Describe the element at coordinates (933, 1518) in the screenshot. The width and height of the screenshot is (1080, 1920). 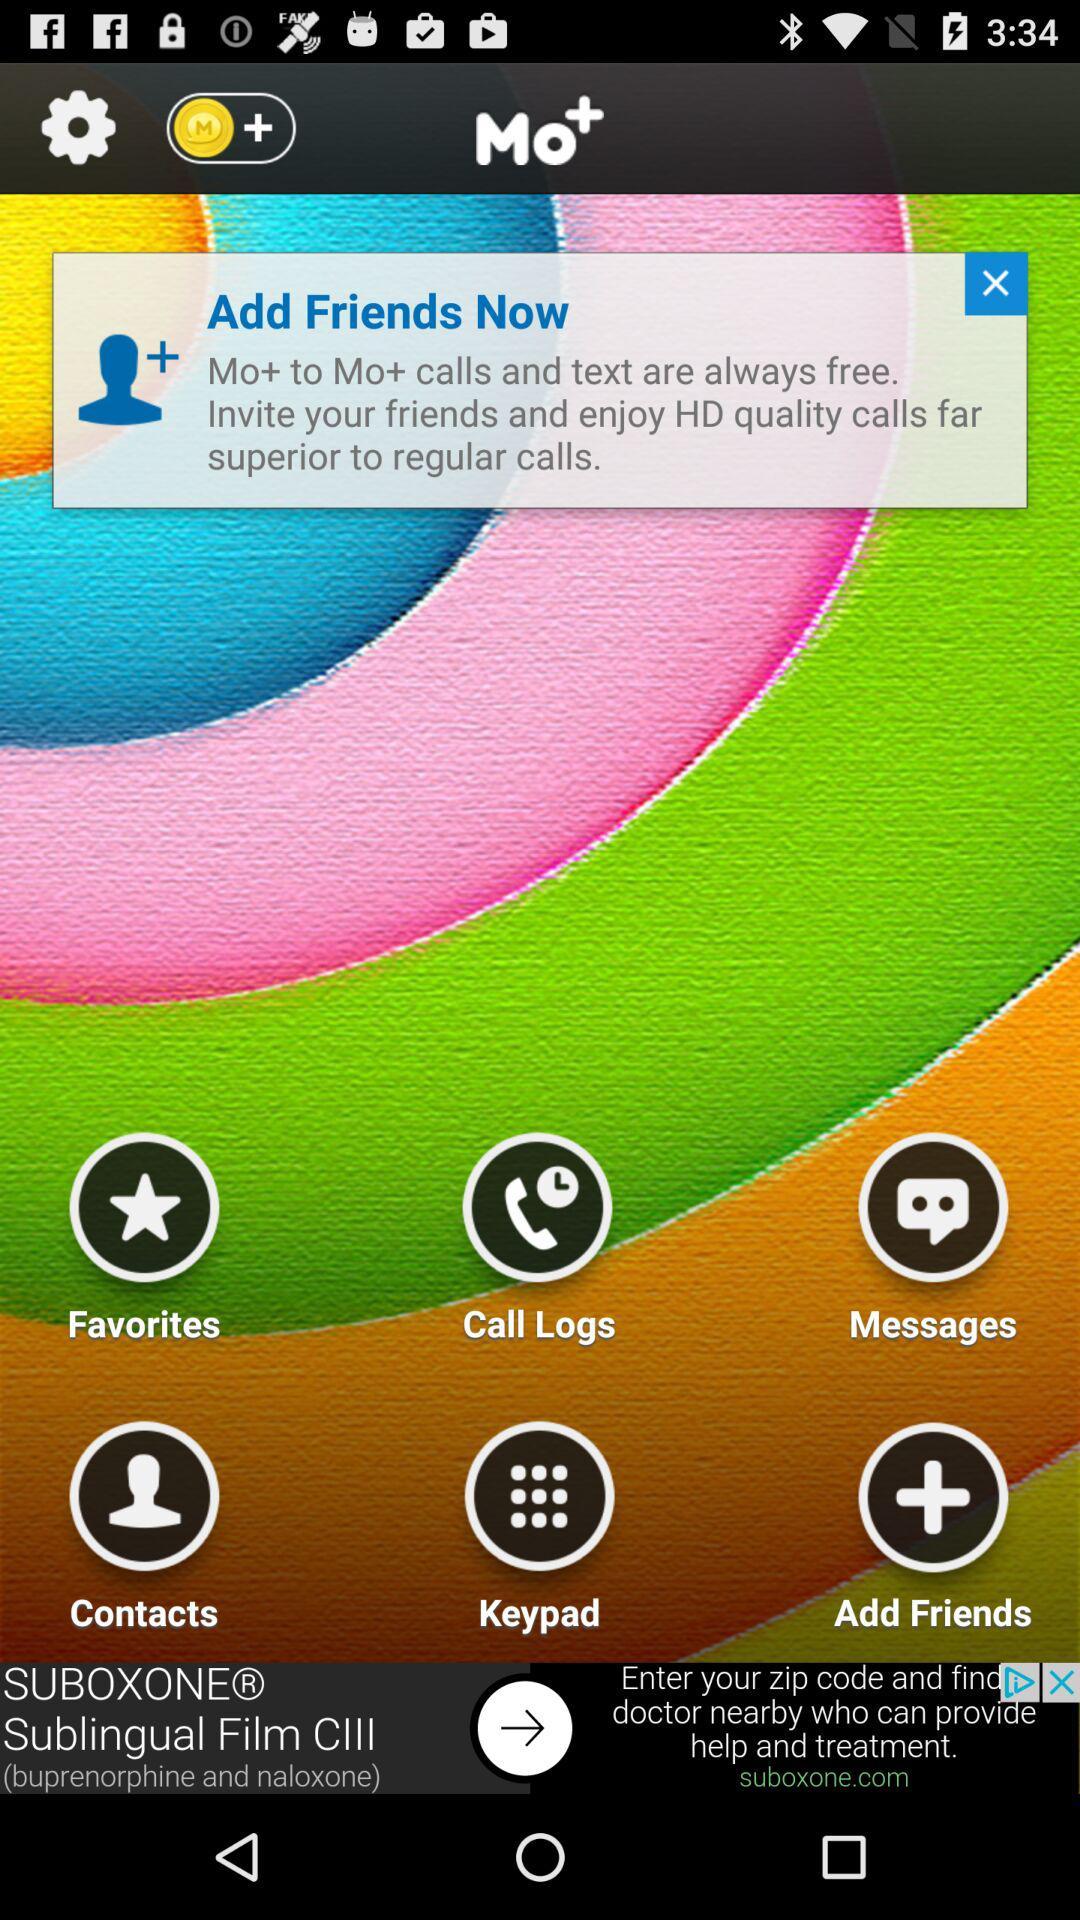
I see `add friends button` at that location.